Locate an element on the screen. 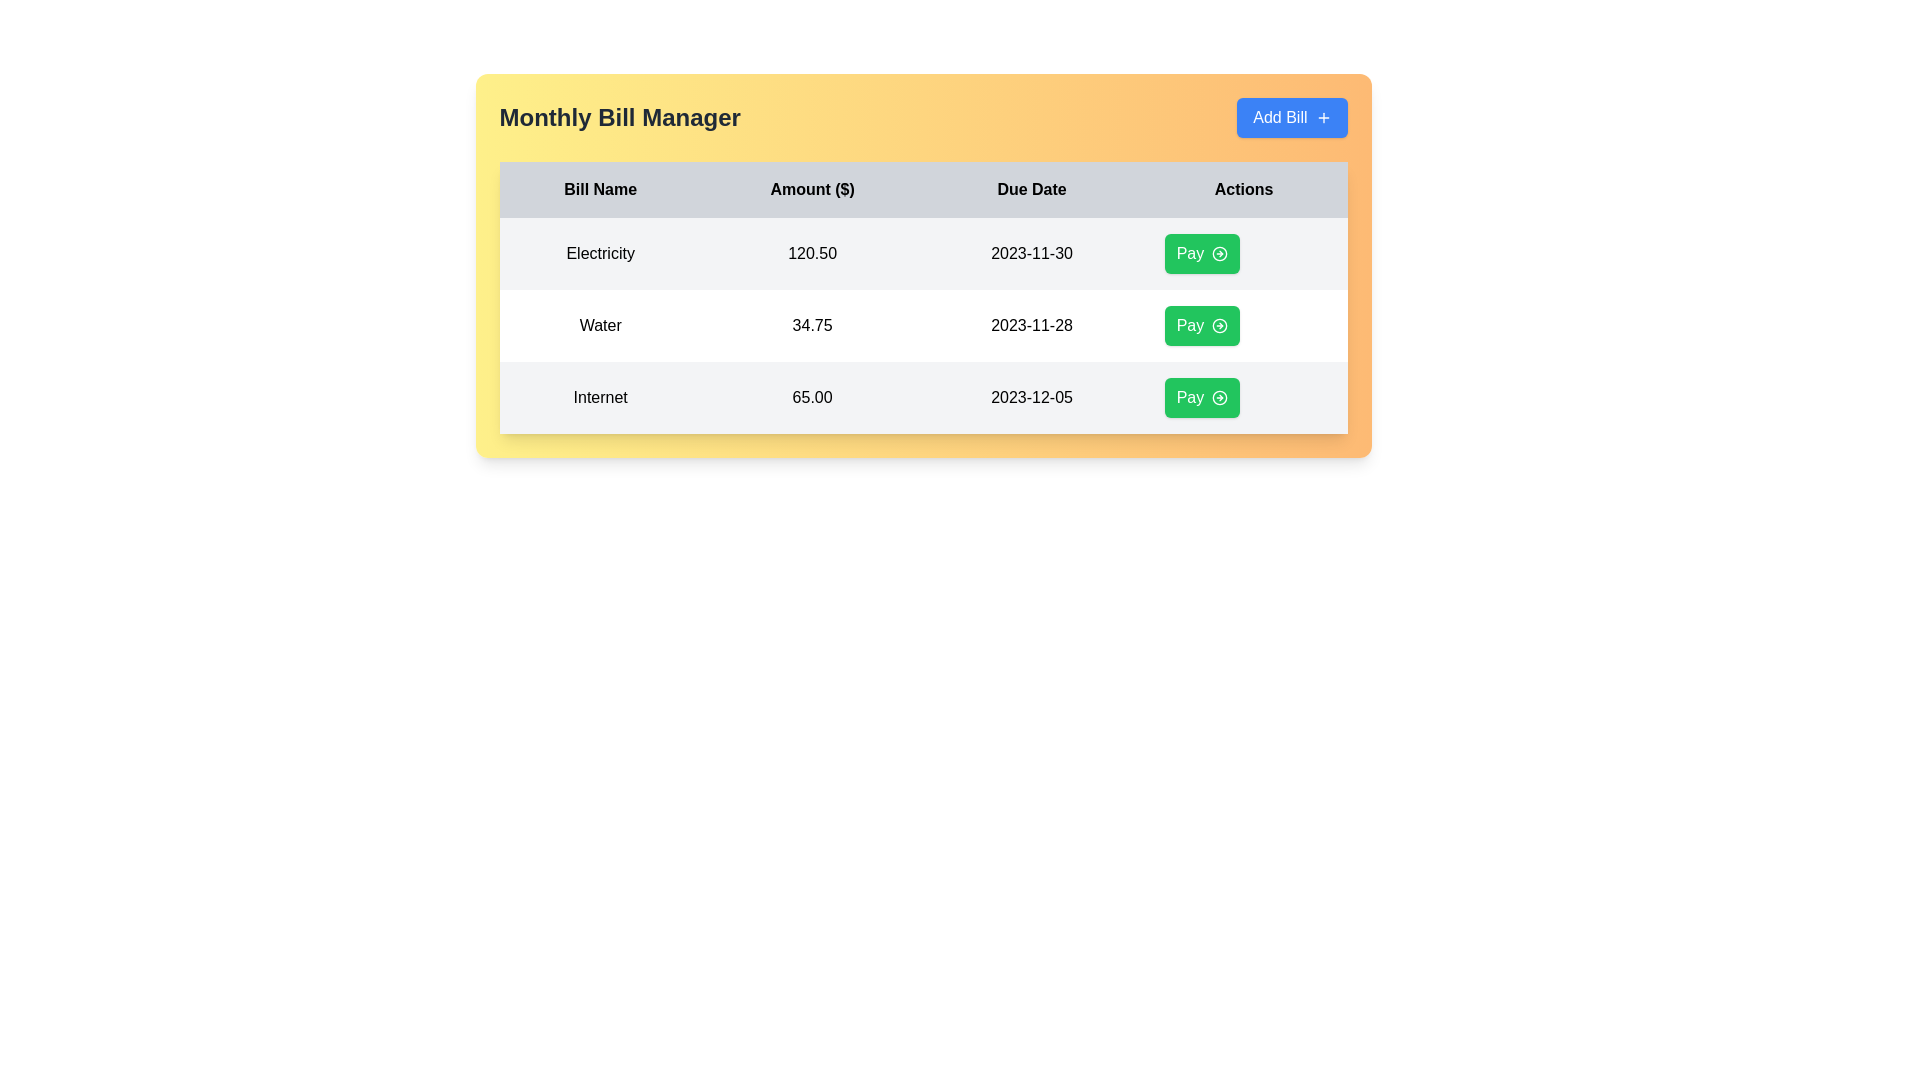  the Table Cell displaying 'Electricity' in the 'Bill Name' column, which is the first cell of its row is located at coordinates (599, 253).